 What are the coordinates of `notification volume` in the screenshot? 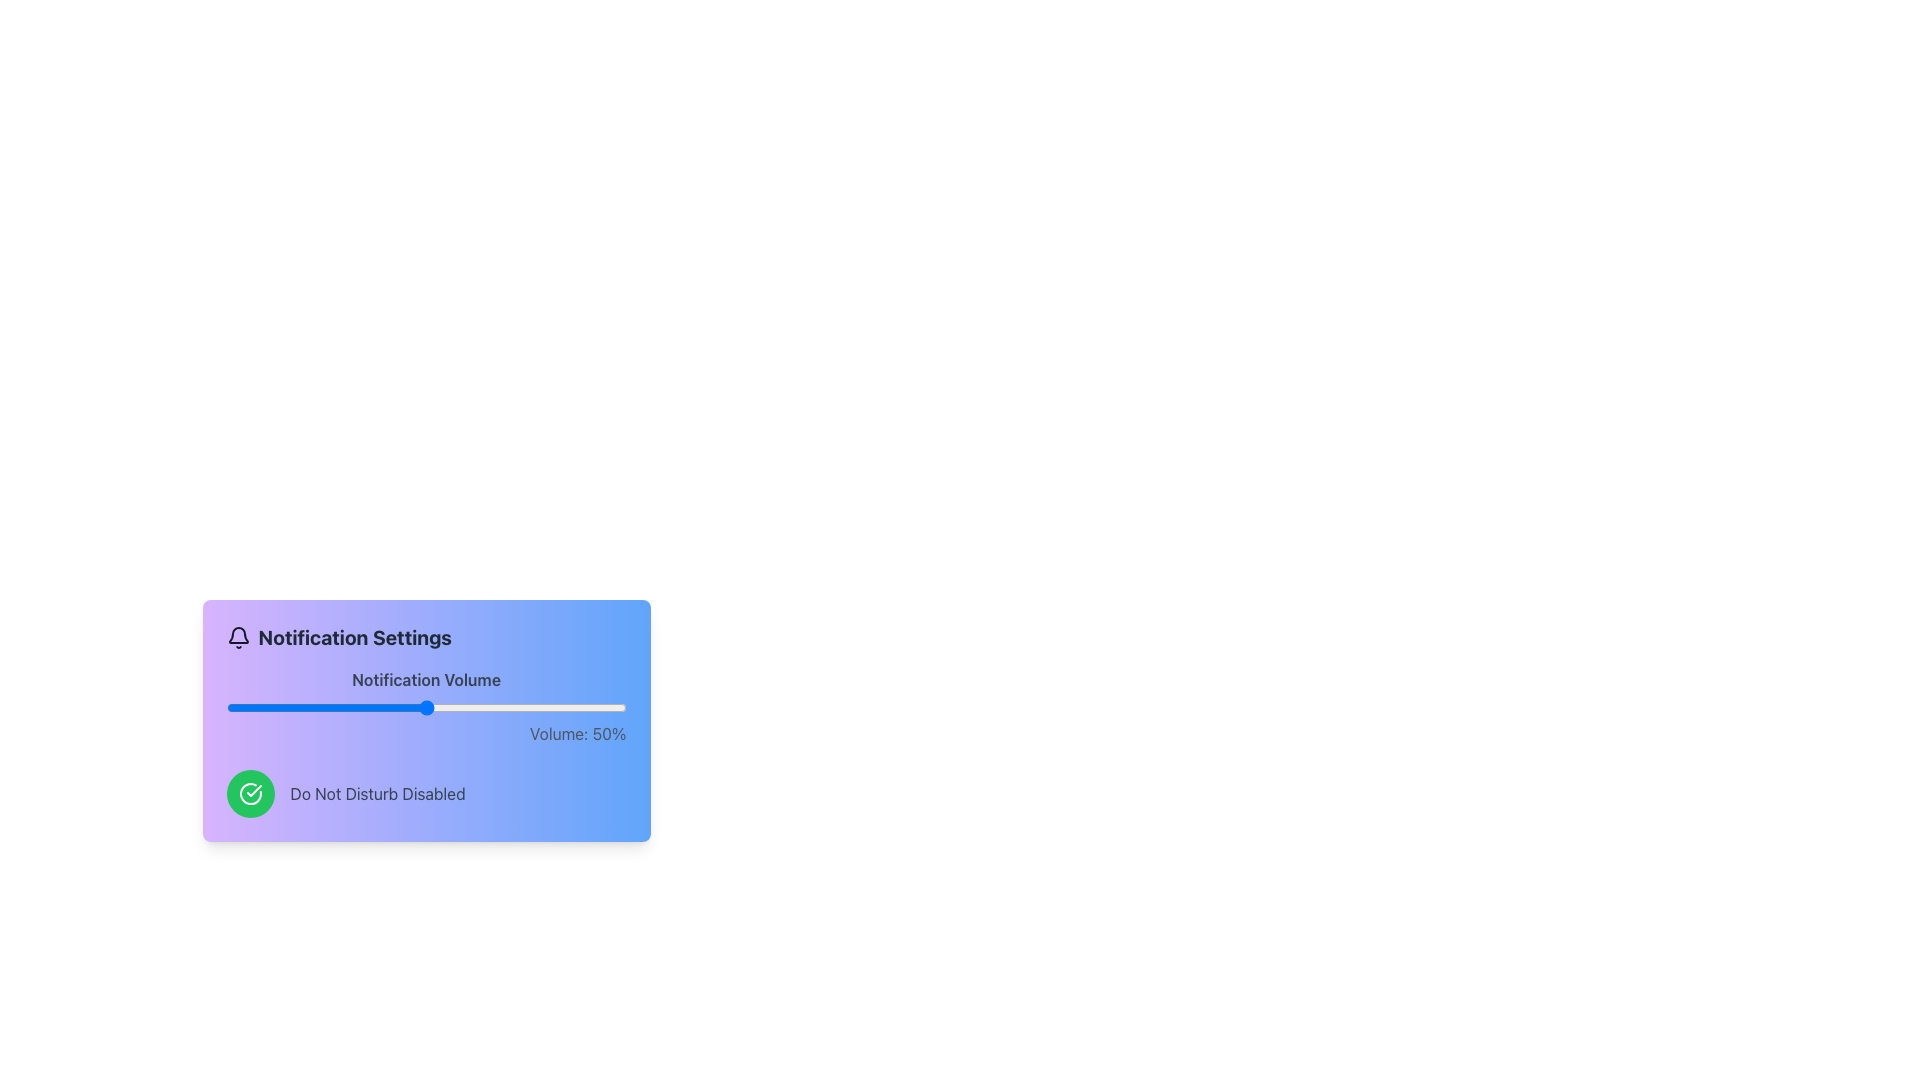 It's located at (413, 707).